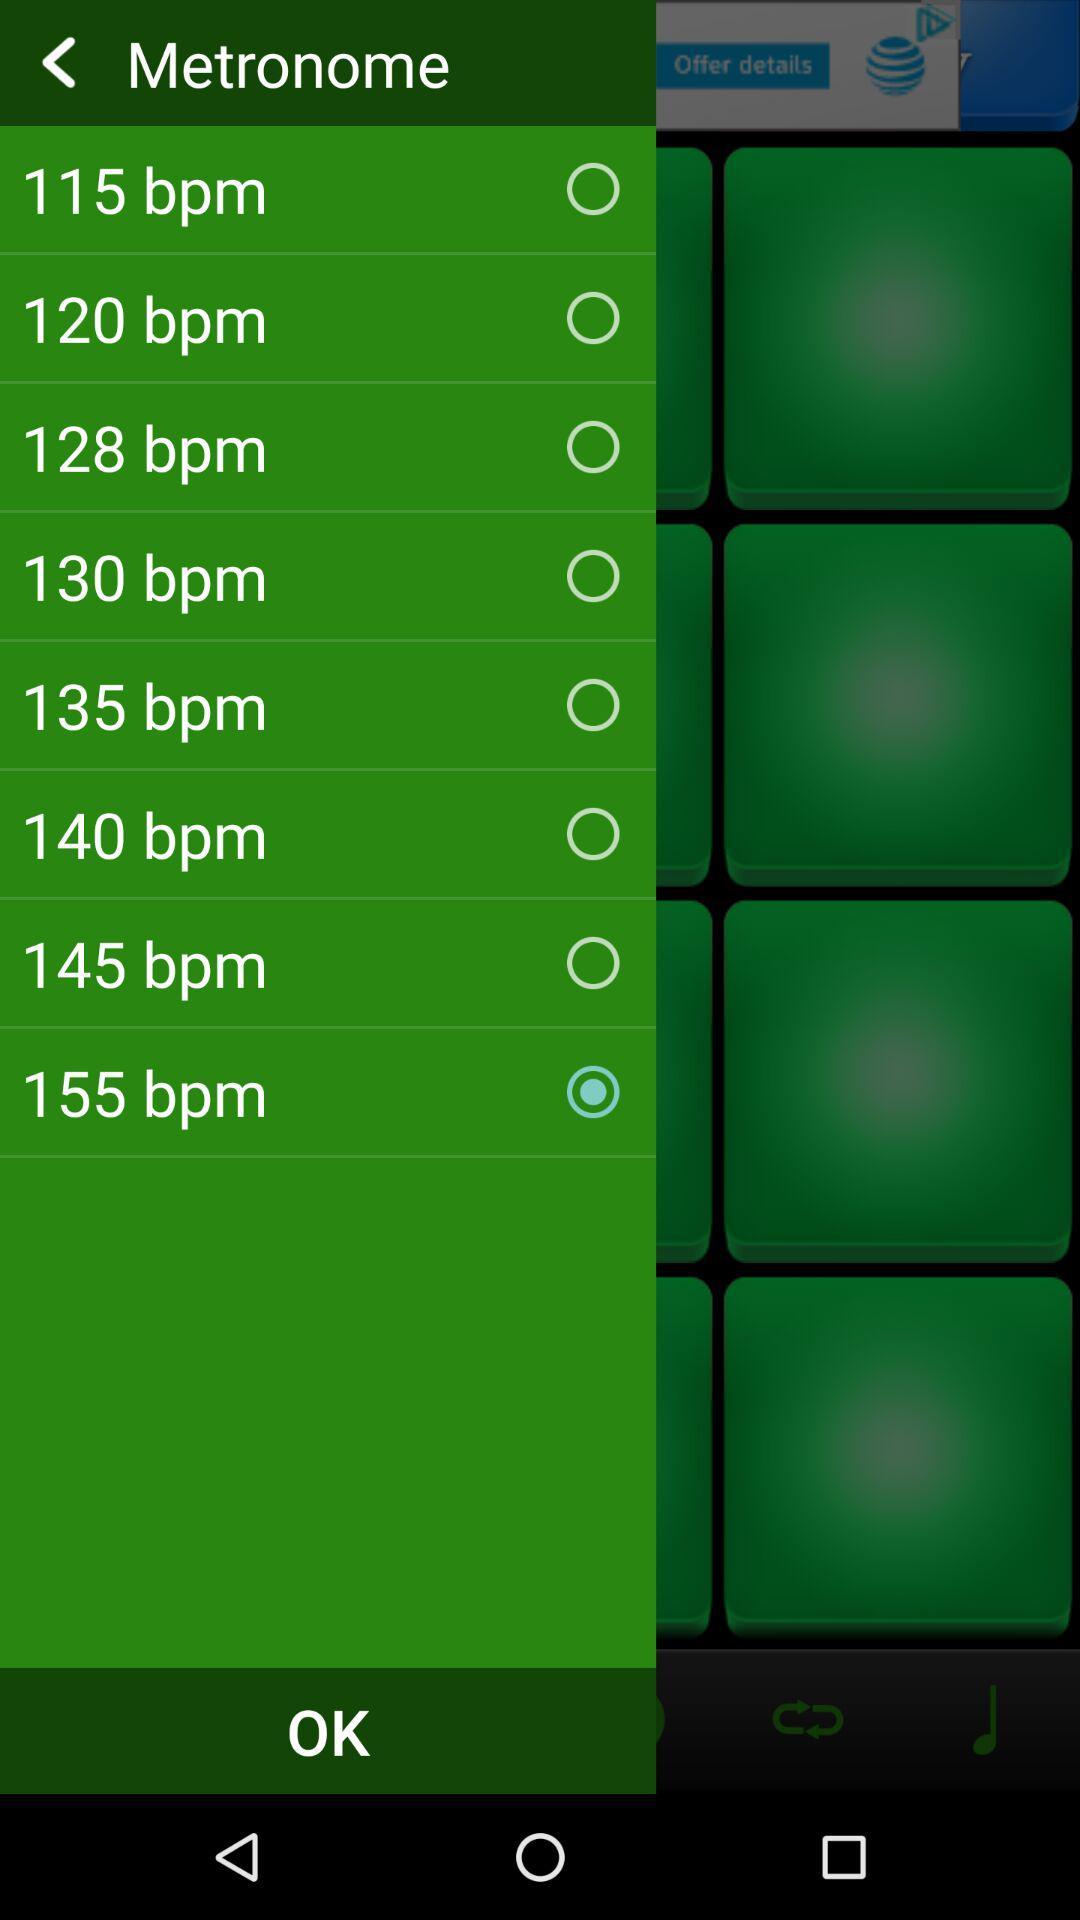 The width and height of the screenshot is (1080, 1920). I want to click on the 130 bpm icon, so click(327, 575).